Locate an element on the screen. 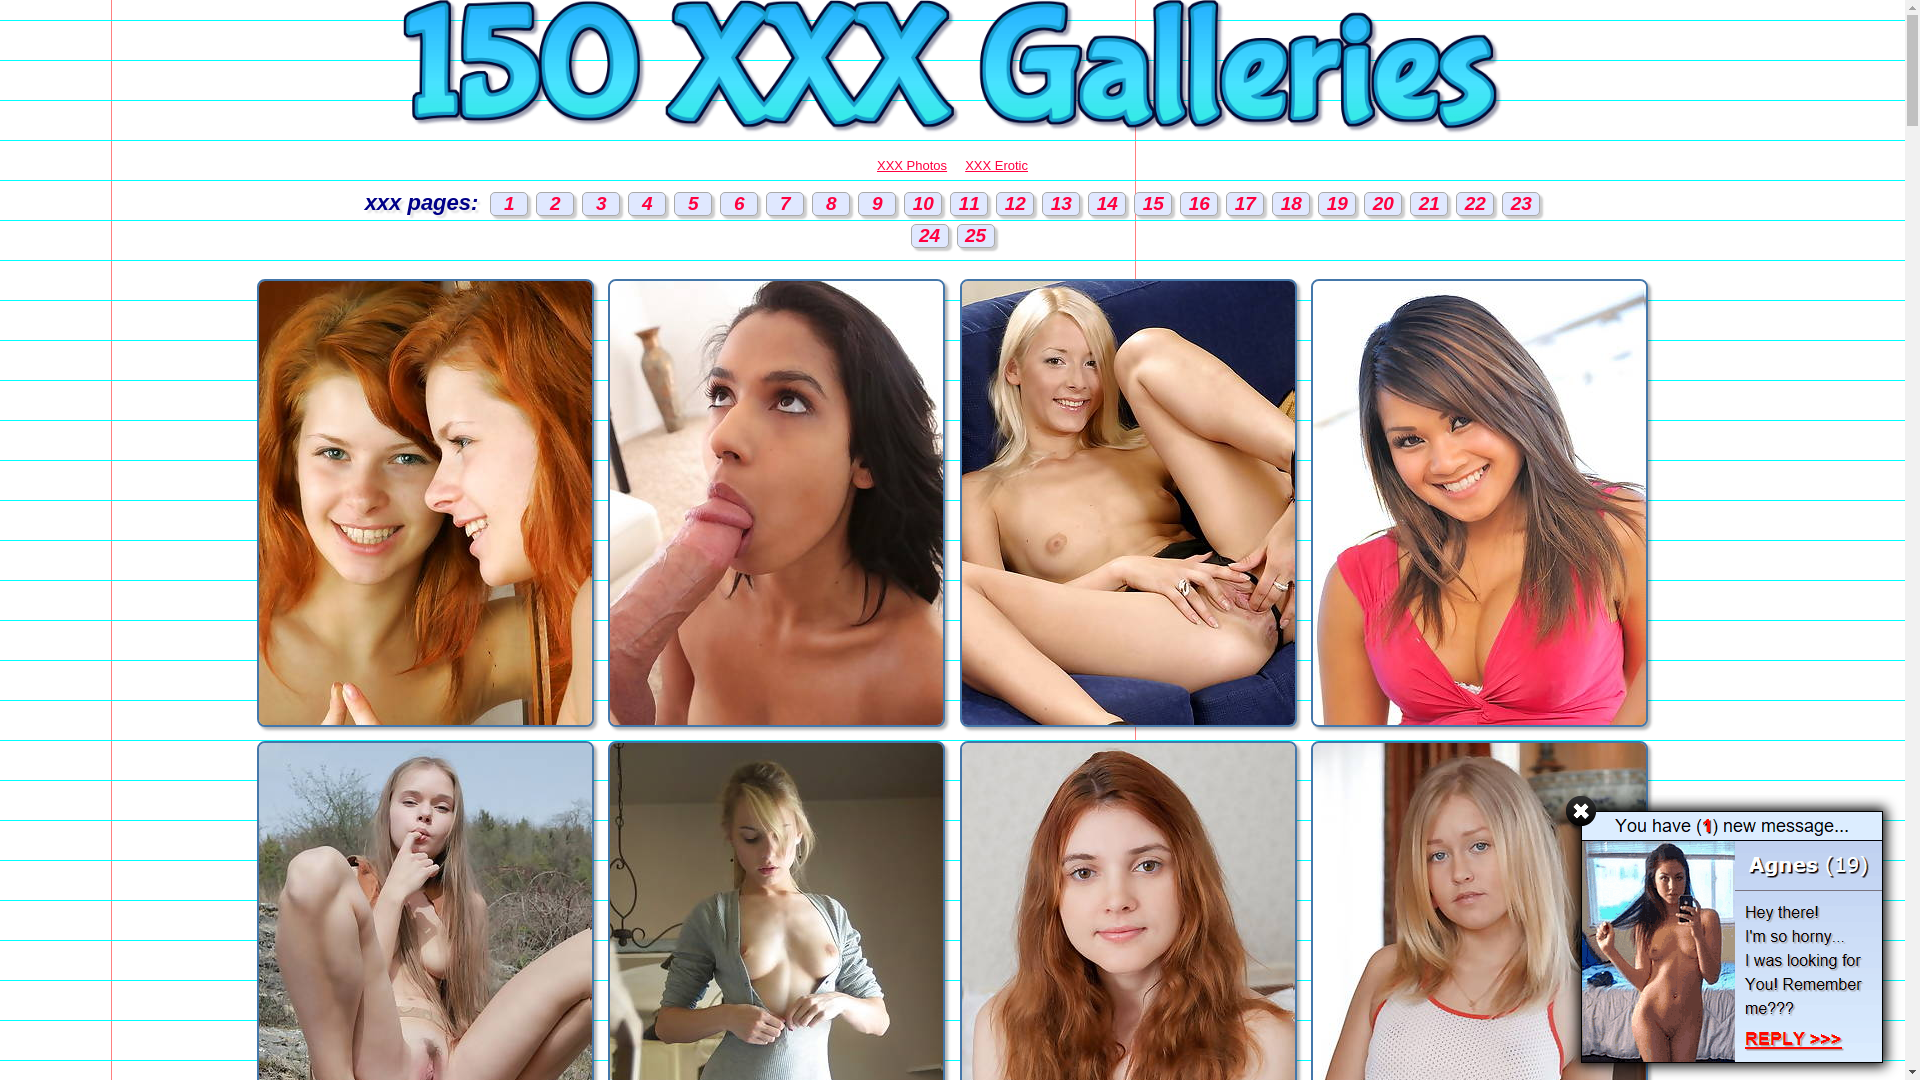 This screenshot has width=1920, height=1080. '18' is located at coordinates (1271, 204).